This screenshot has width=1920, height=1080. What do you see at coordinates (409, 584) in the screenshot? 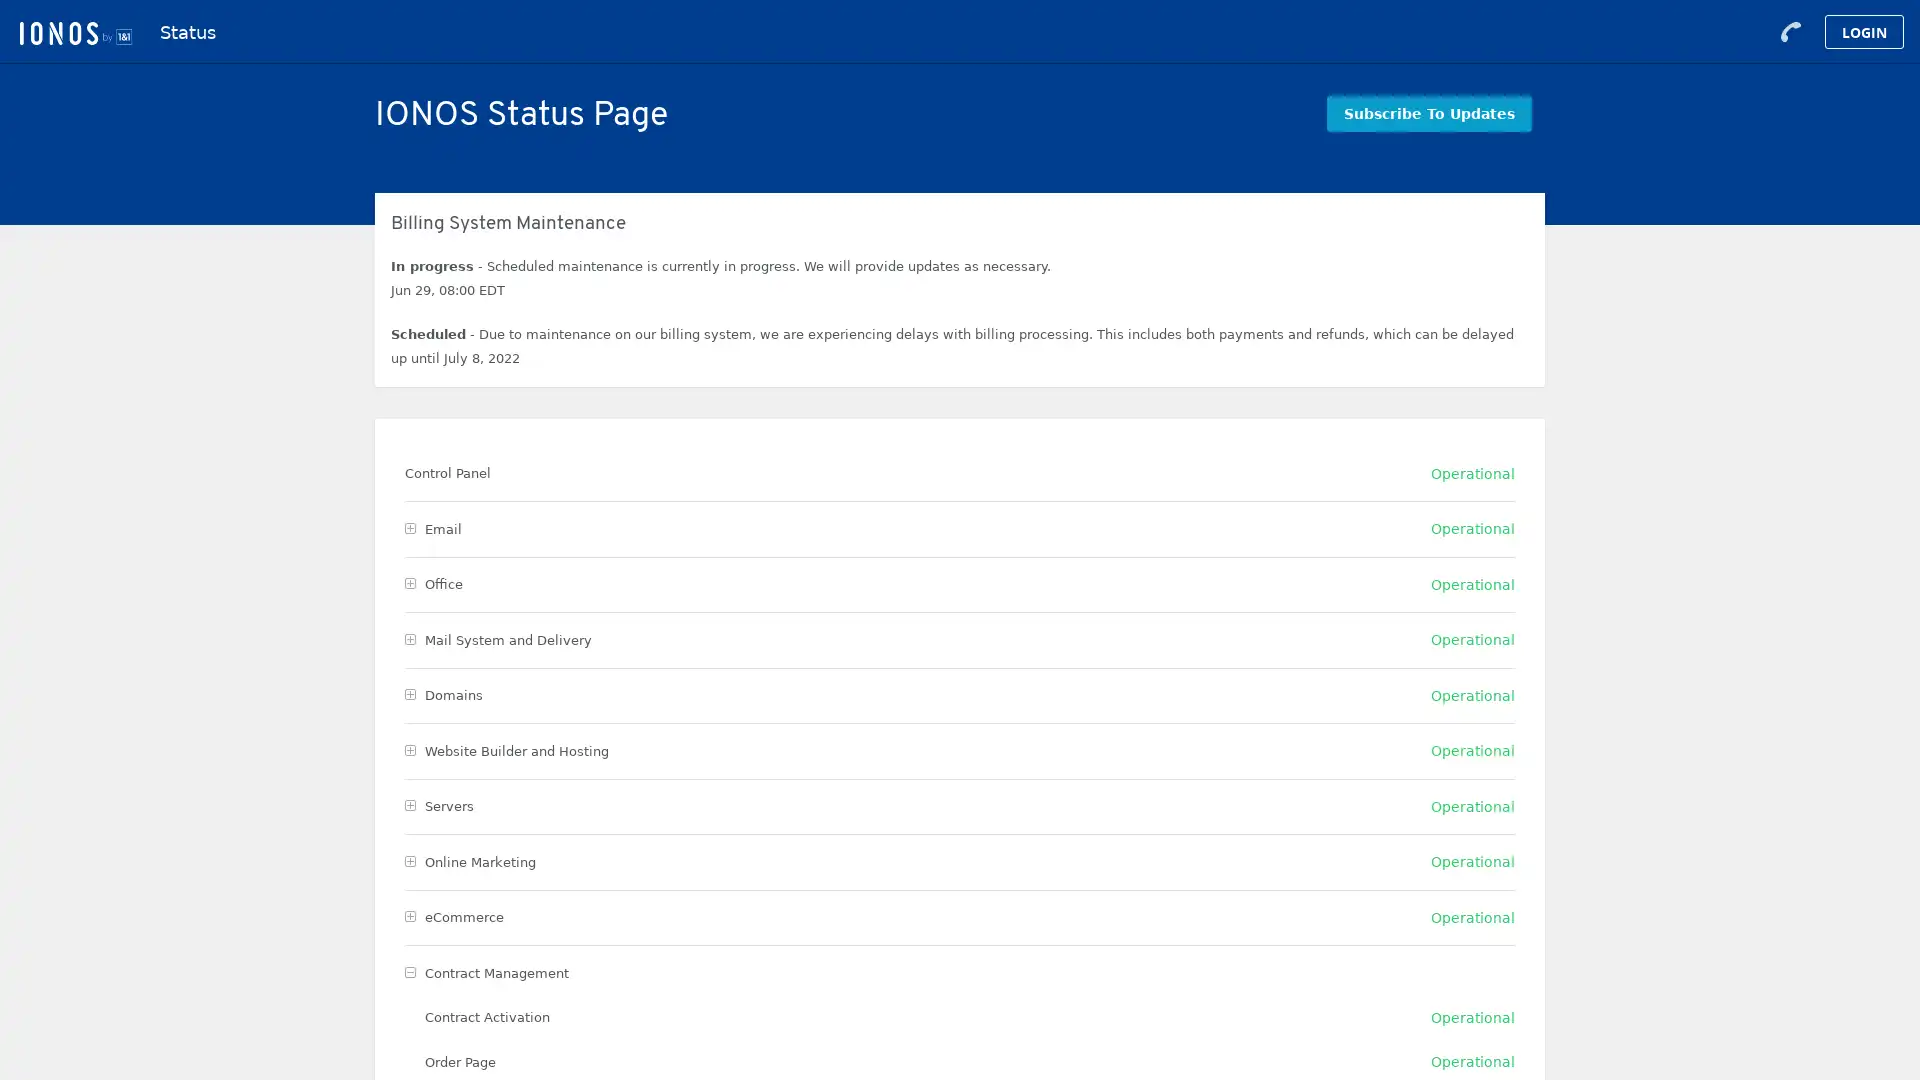
I see `Toggle Office` at bounding box center [409, 584].